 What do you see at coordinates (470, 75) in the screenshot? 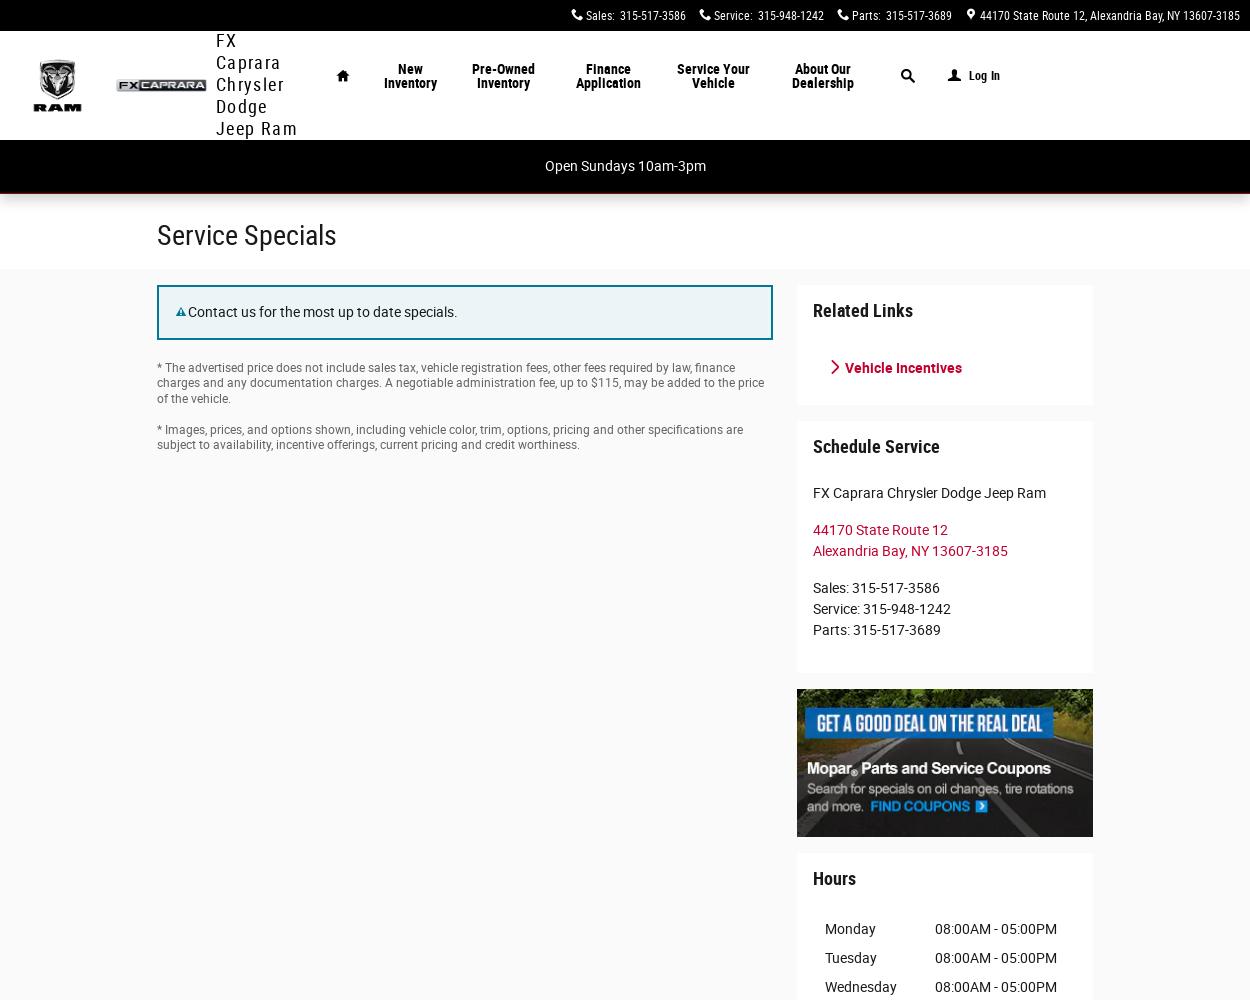
I see `'Pre-Owned Inventory'` at bounding box center [470, 75].